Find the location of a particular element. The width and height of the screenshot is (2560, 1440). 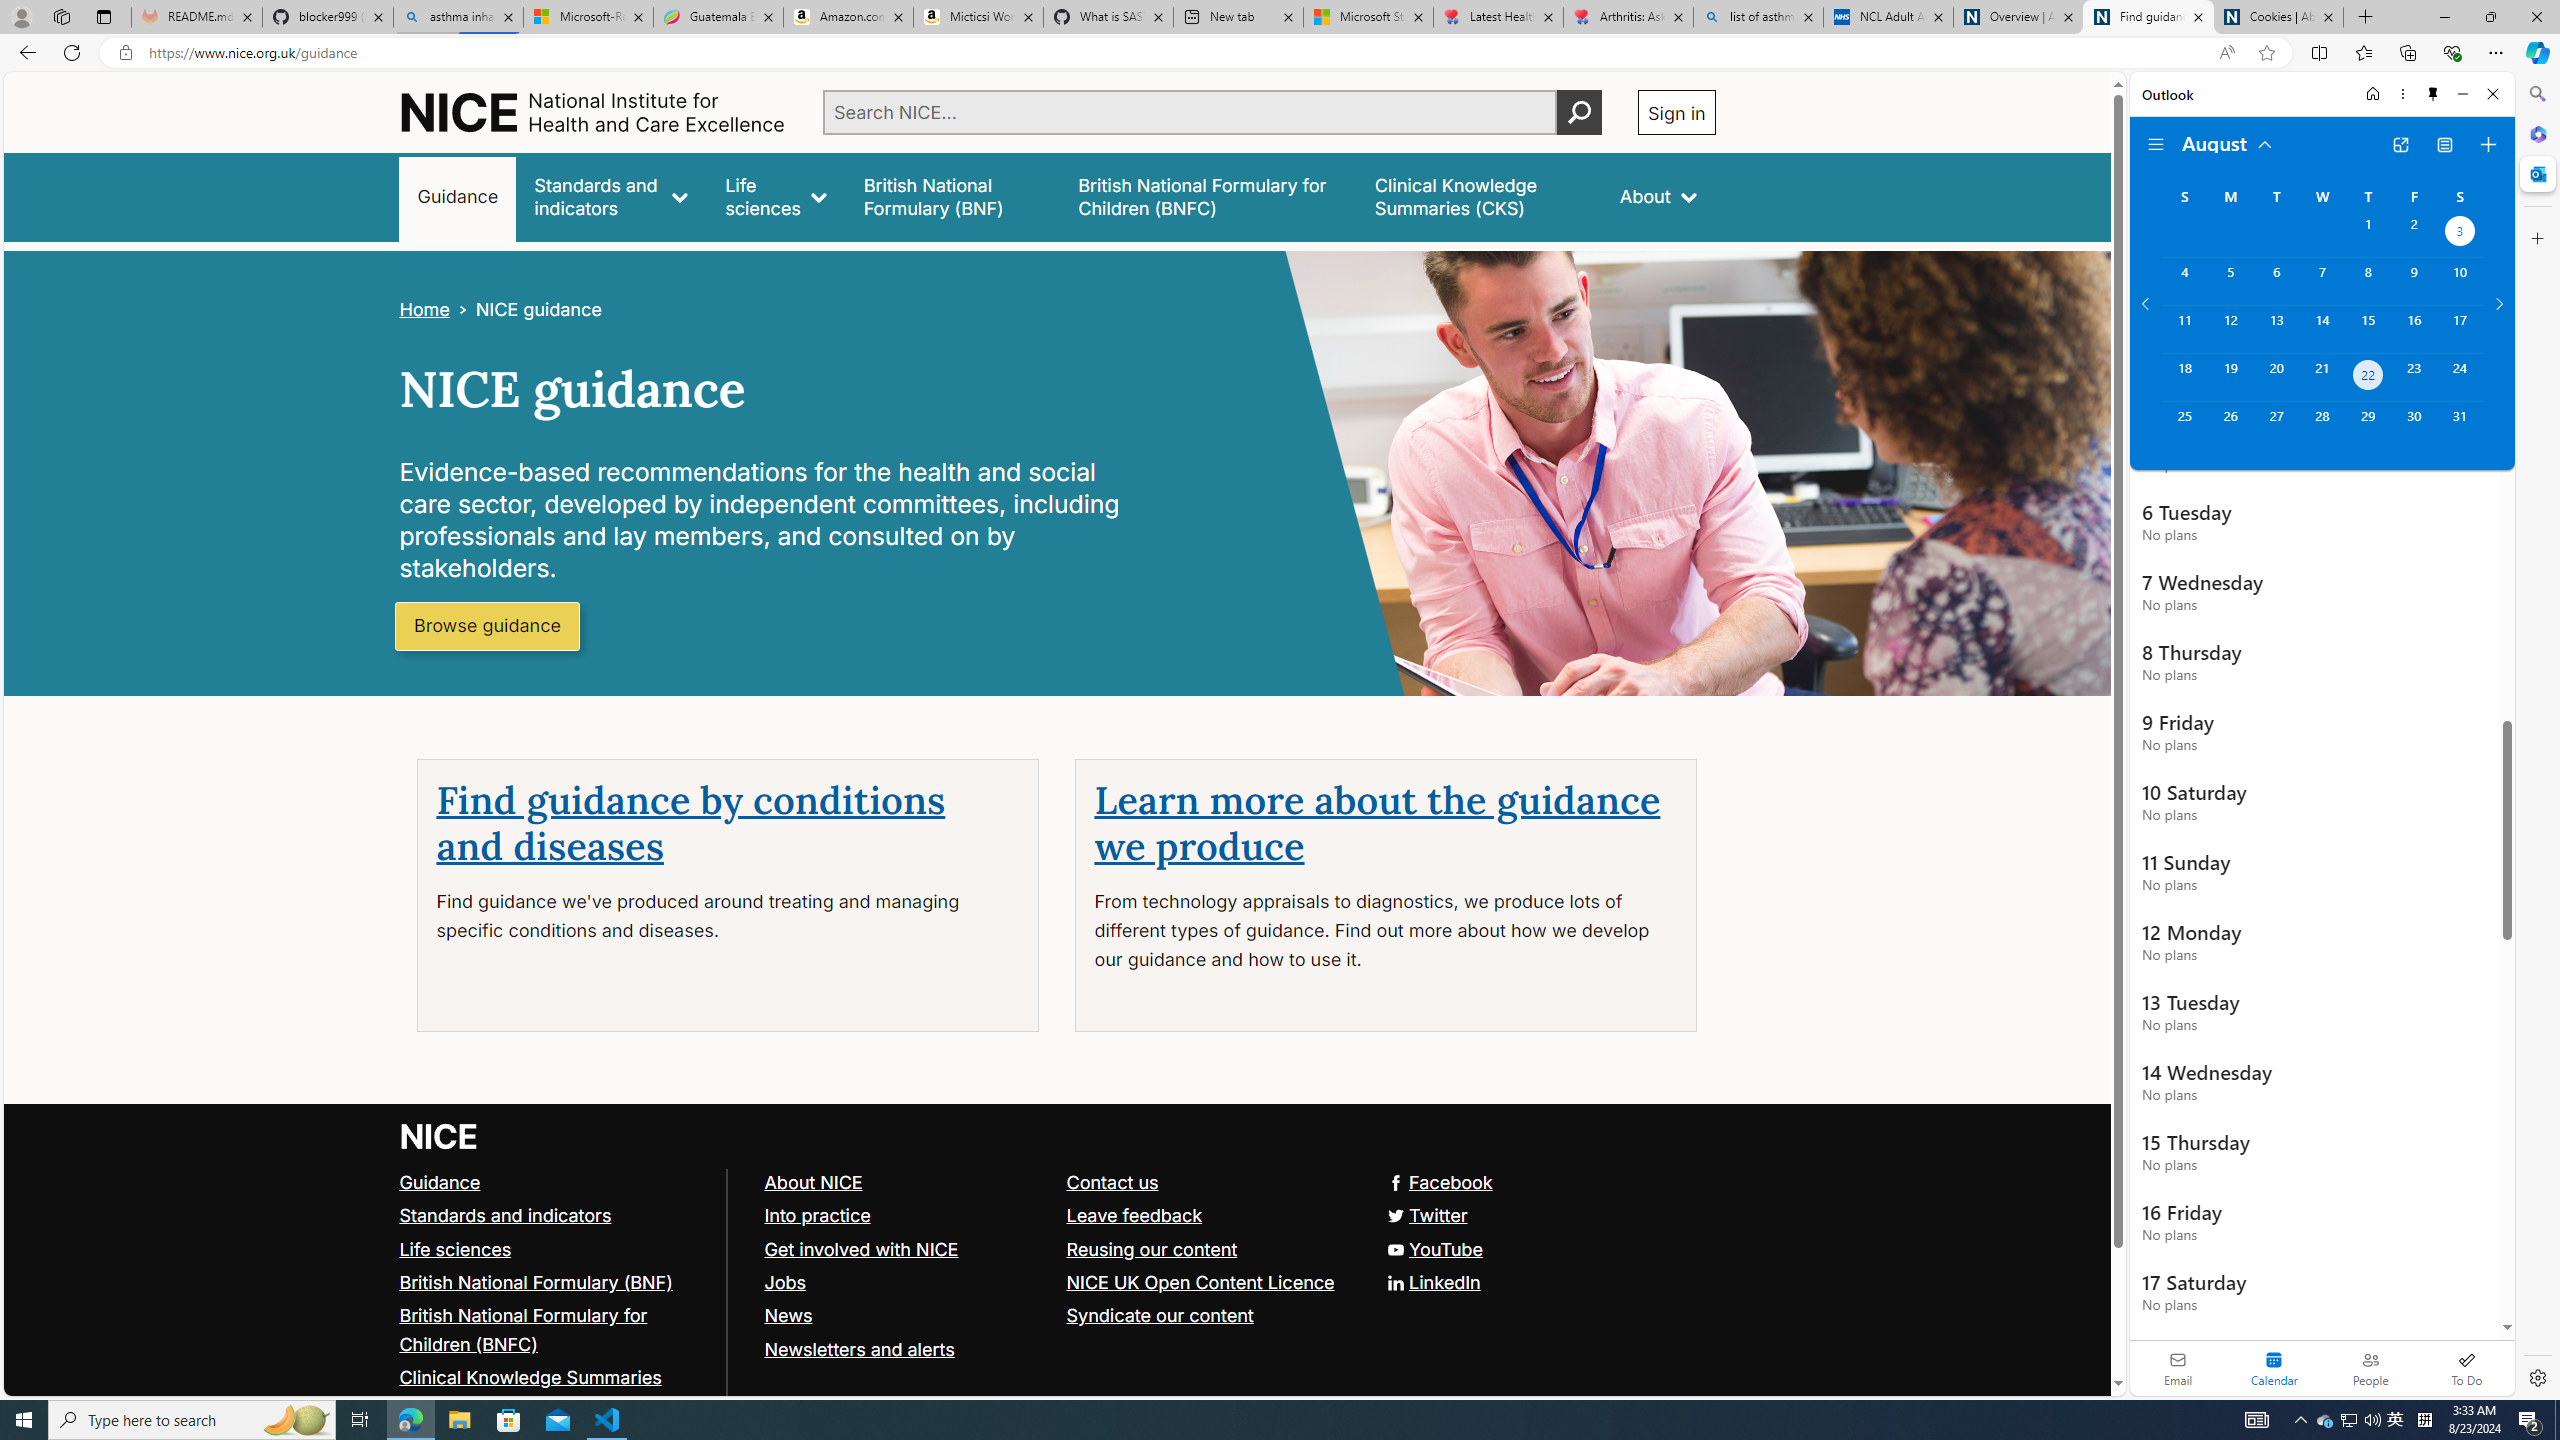

'To Do' is located at coordinates (2466, 1367).